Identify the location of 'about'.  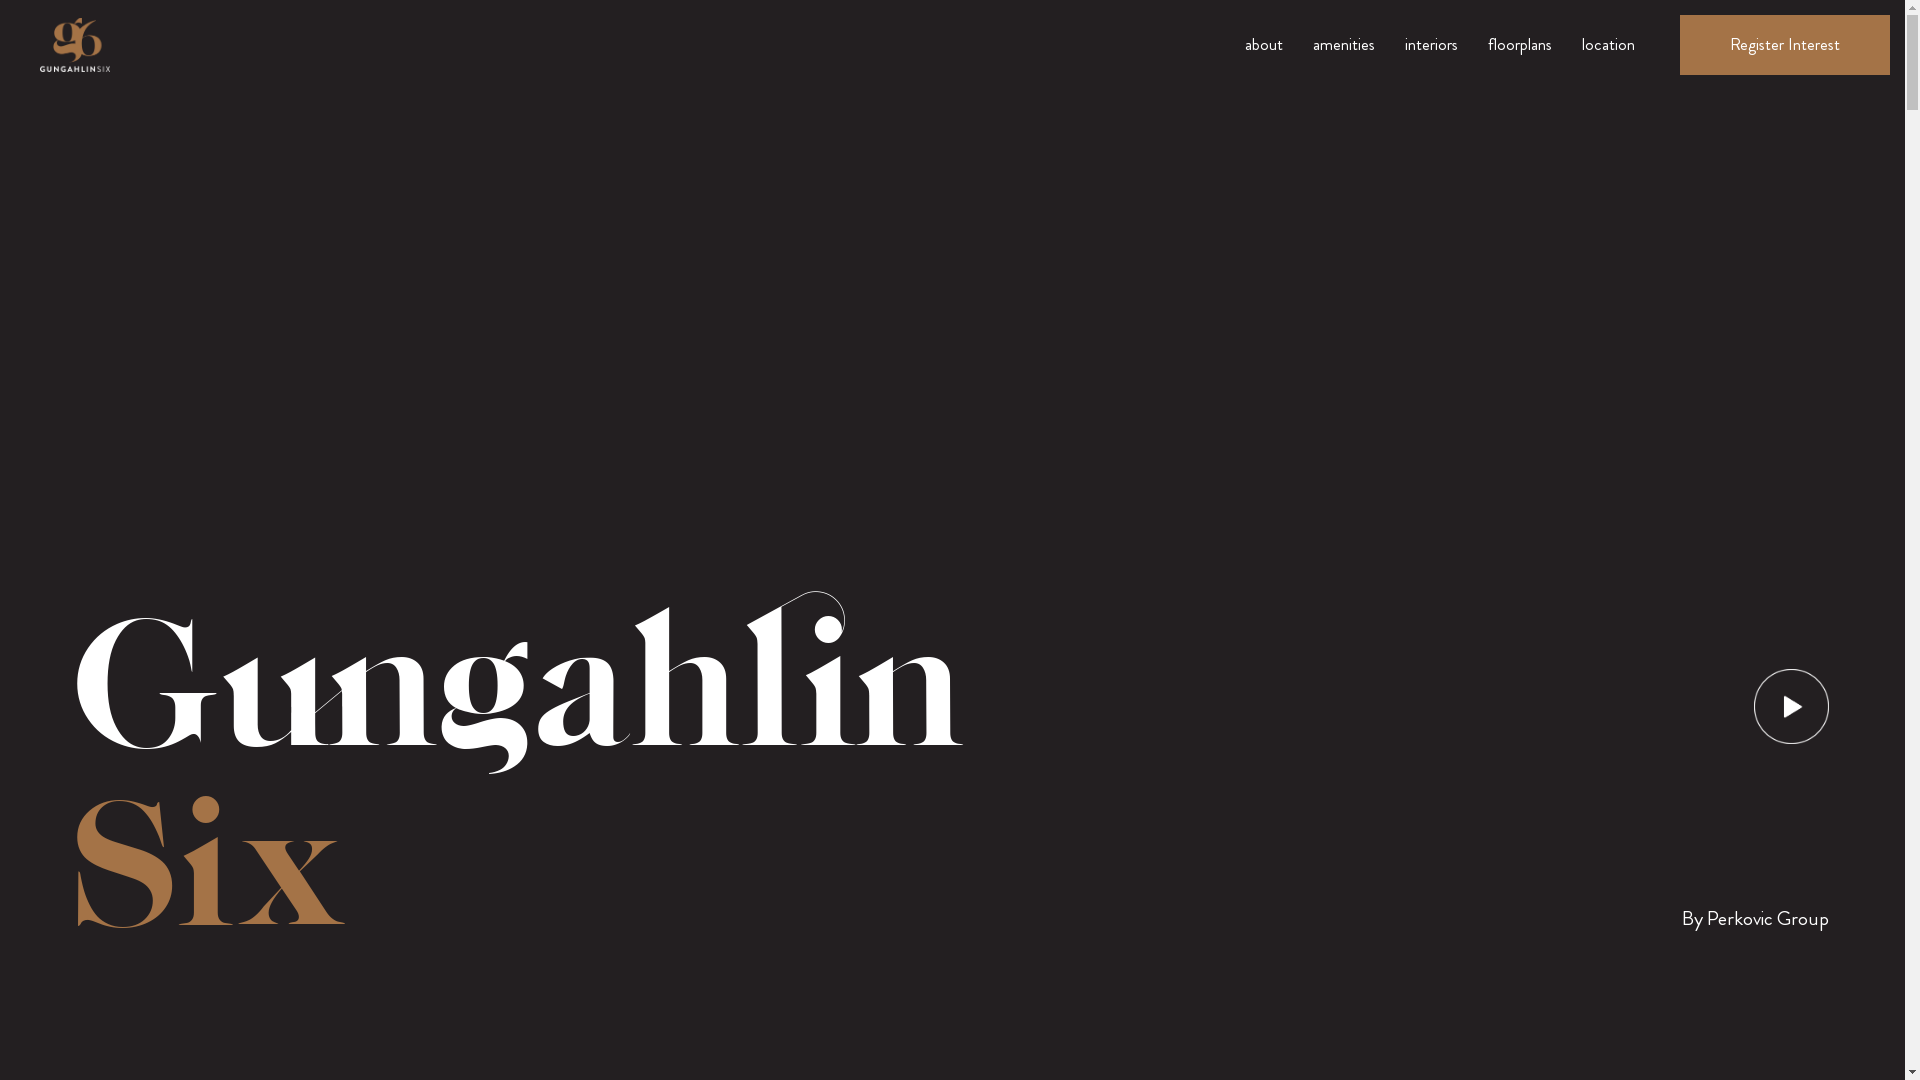
(1262, 45).